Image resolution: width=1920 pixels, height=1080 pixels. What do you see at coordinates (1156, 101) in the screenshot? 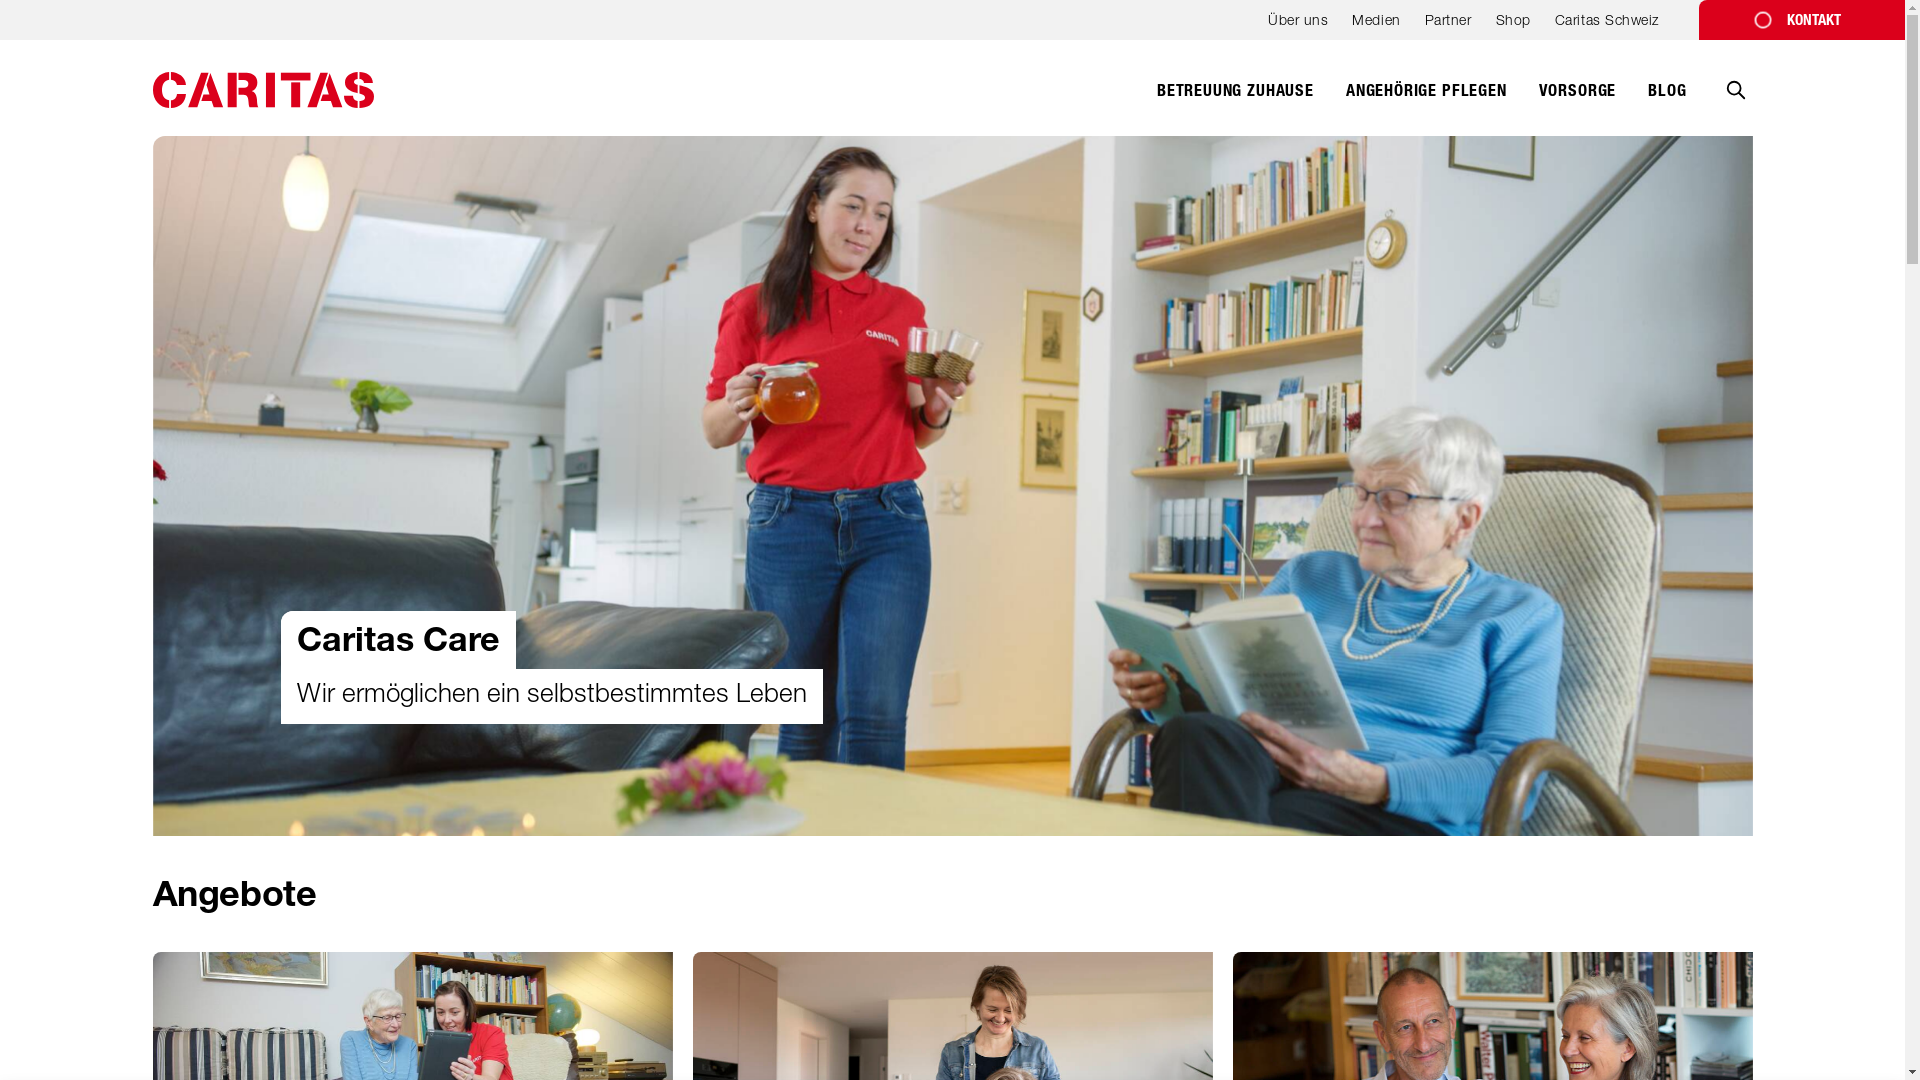
I see `'BETREUUNG ZUHAUSE'` at bounding box center [1156, 101].